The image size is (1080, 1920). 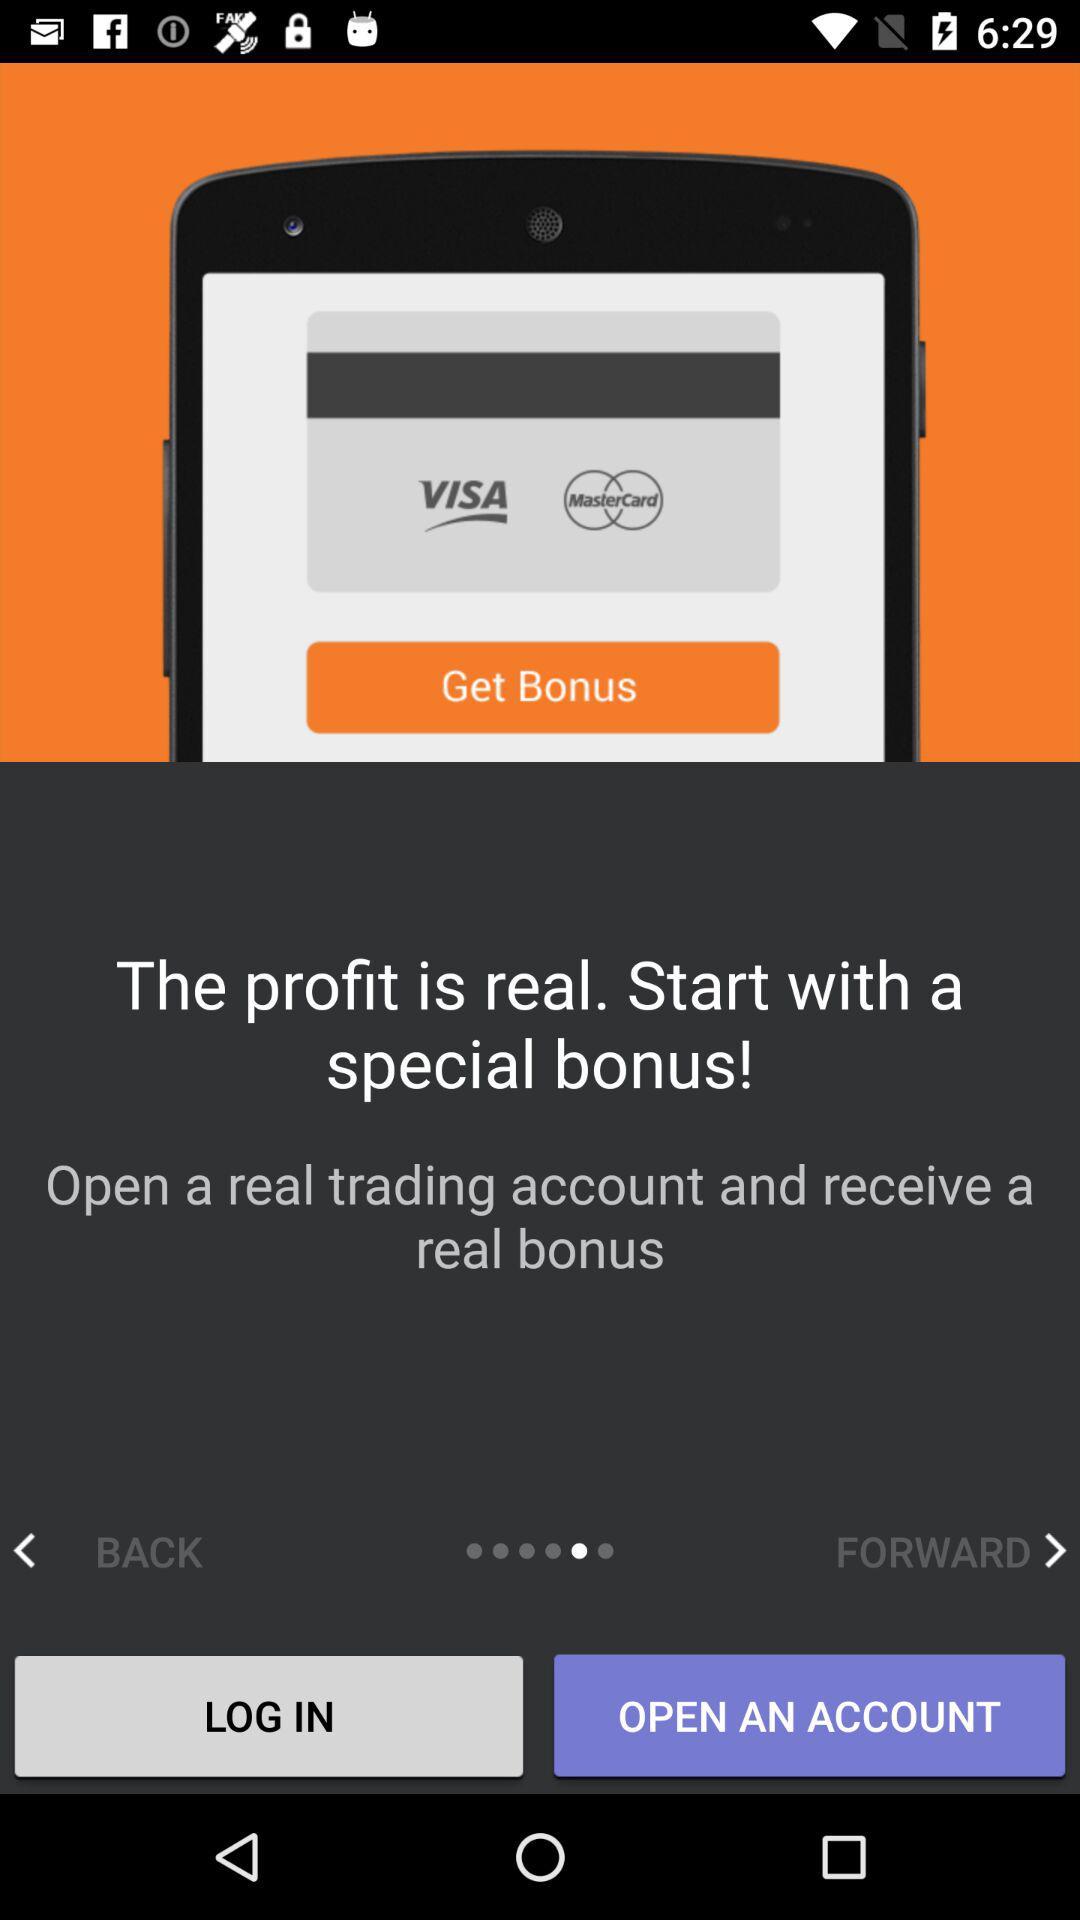 What do you see at coordinates (128, 1549) in the screenshot?
I see `item above the log in item` at bounding box center [128, 1549].